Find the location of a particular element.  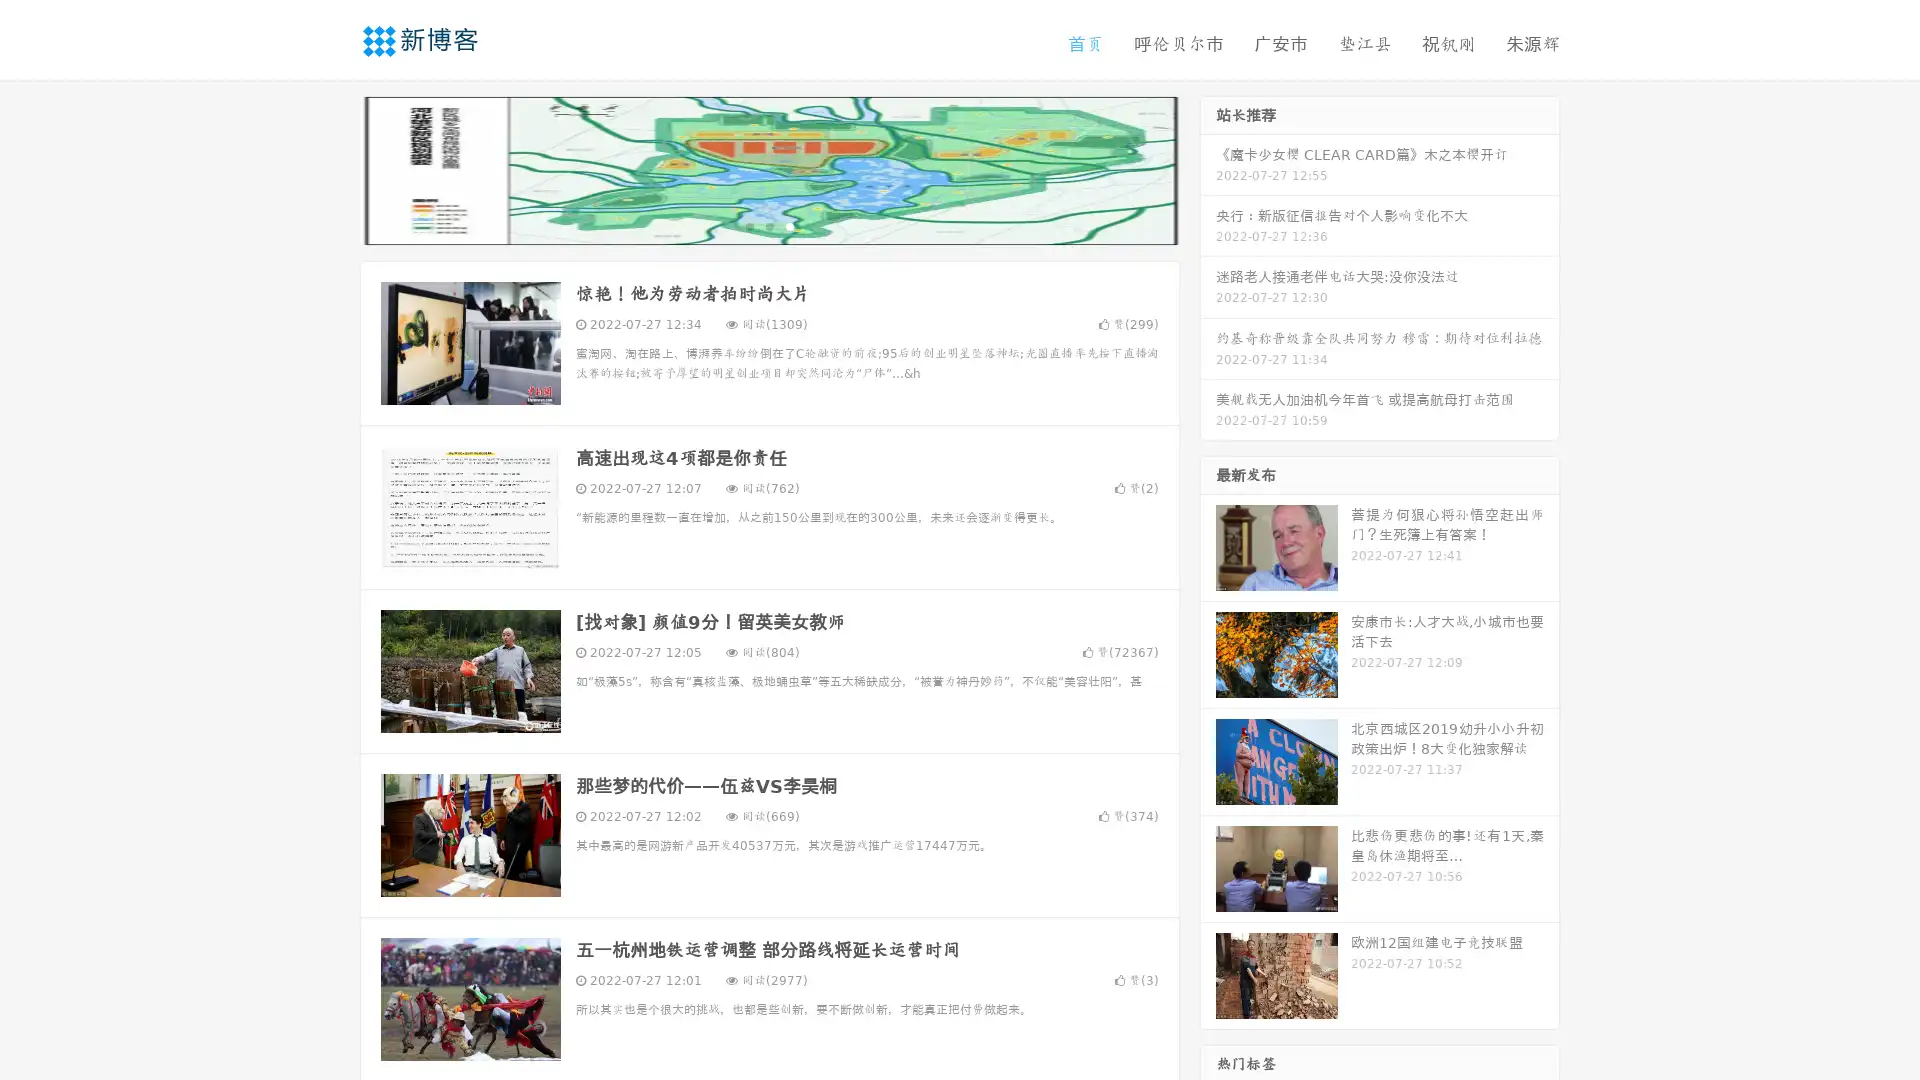

Go to slide 2 is located at coordinates (768, 225).